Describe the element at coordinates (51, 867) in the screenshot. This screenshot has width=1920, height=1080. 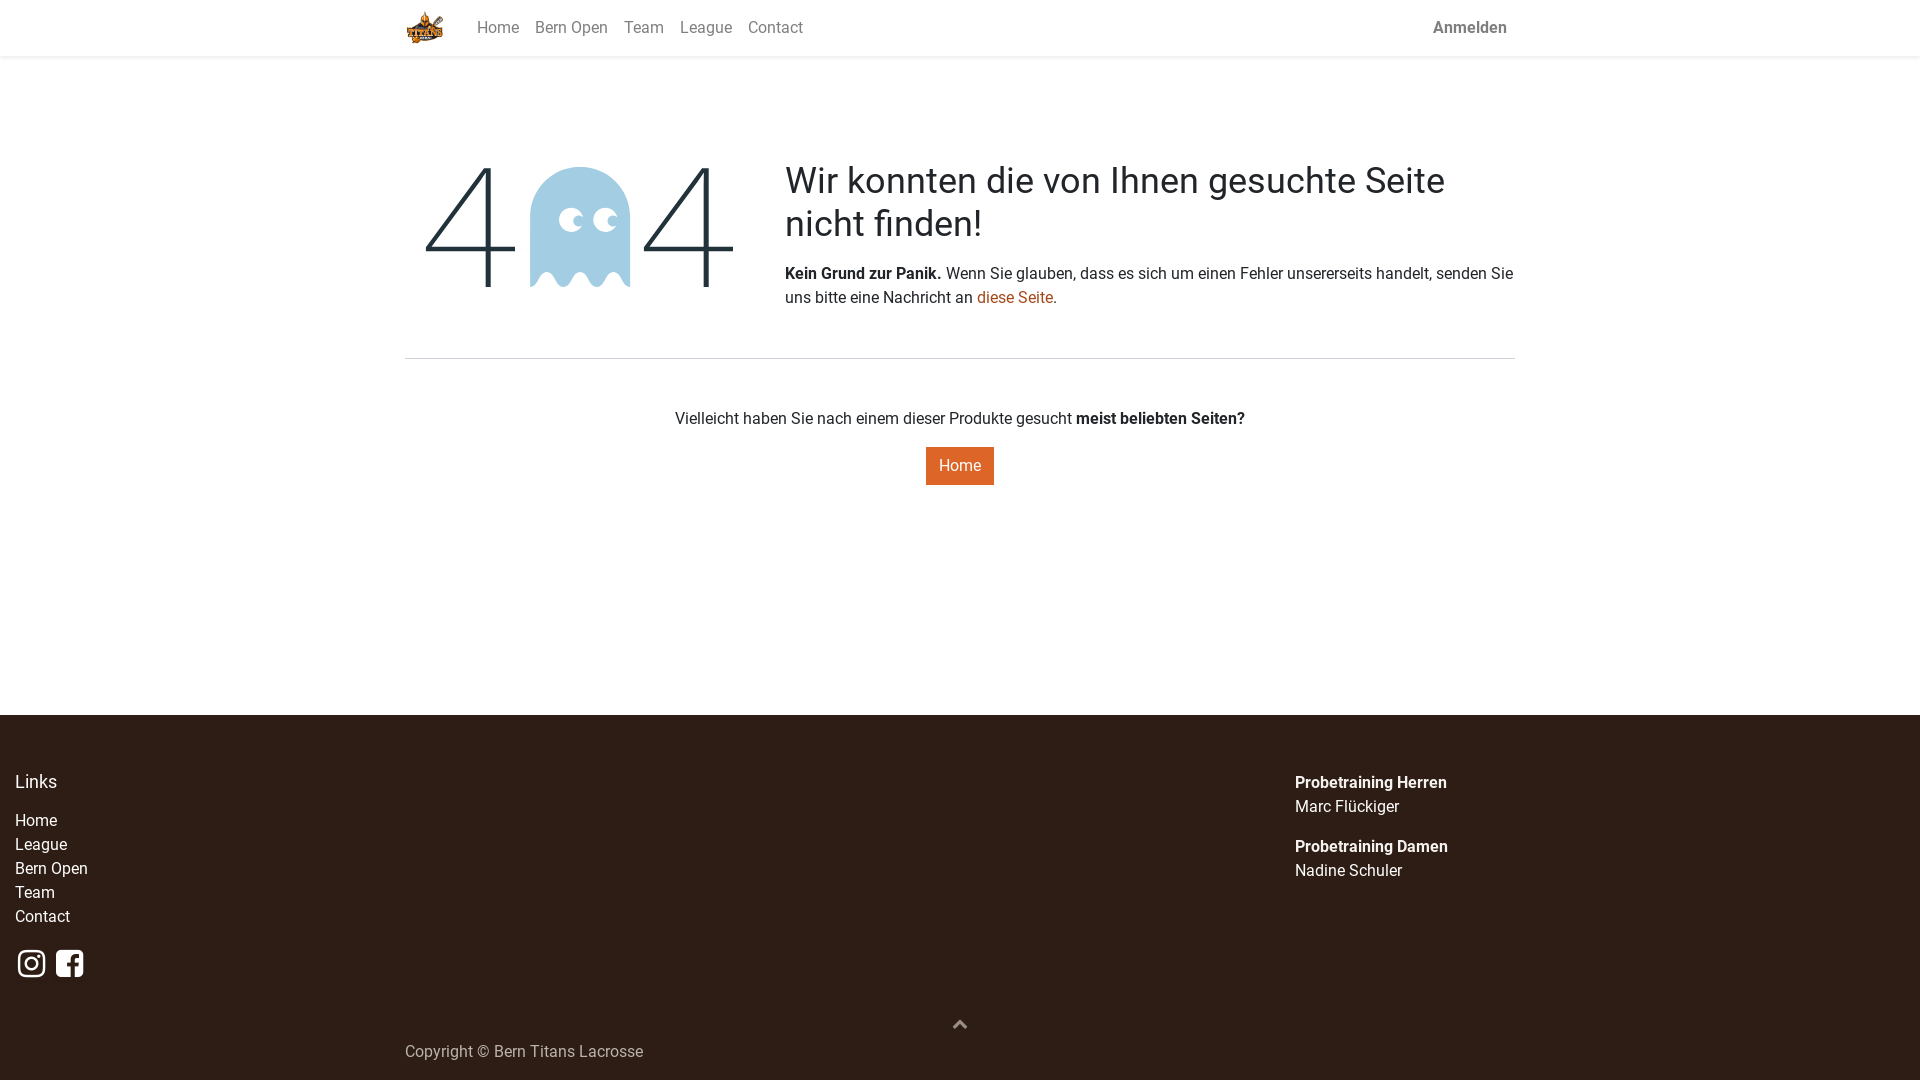
I see `'Bern Open'` at that location.